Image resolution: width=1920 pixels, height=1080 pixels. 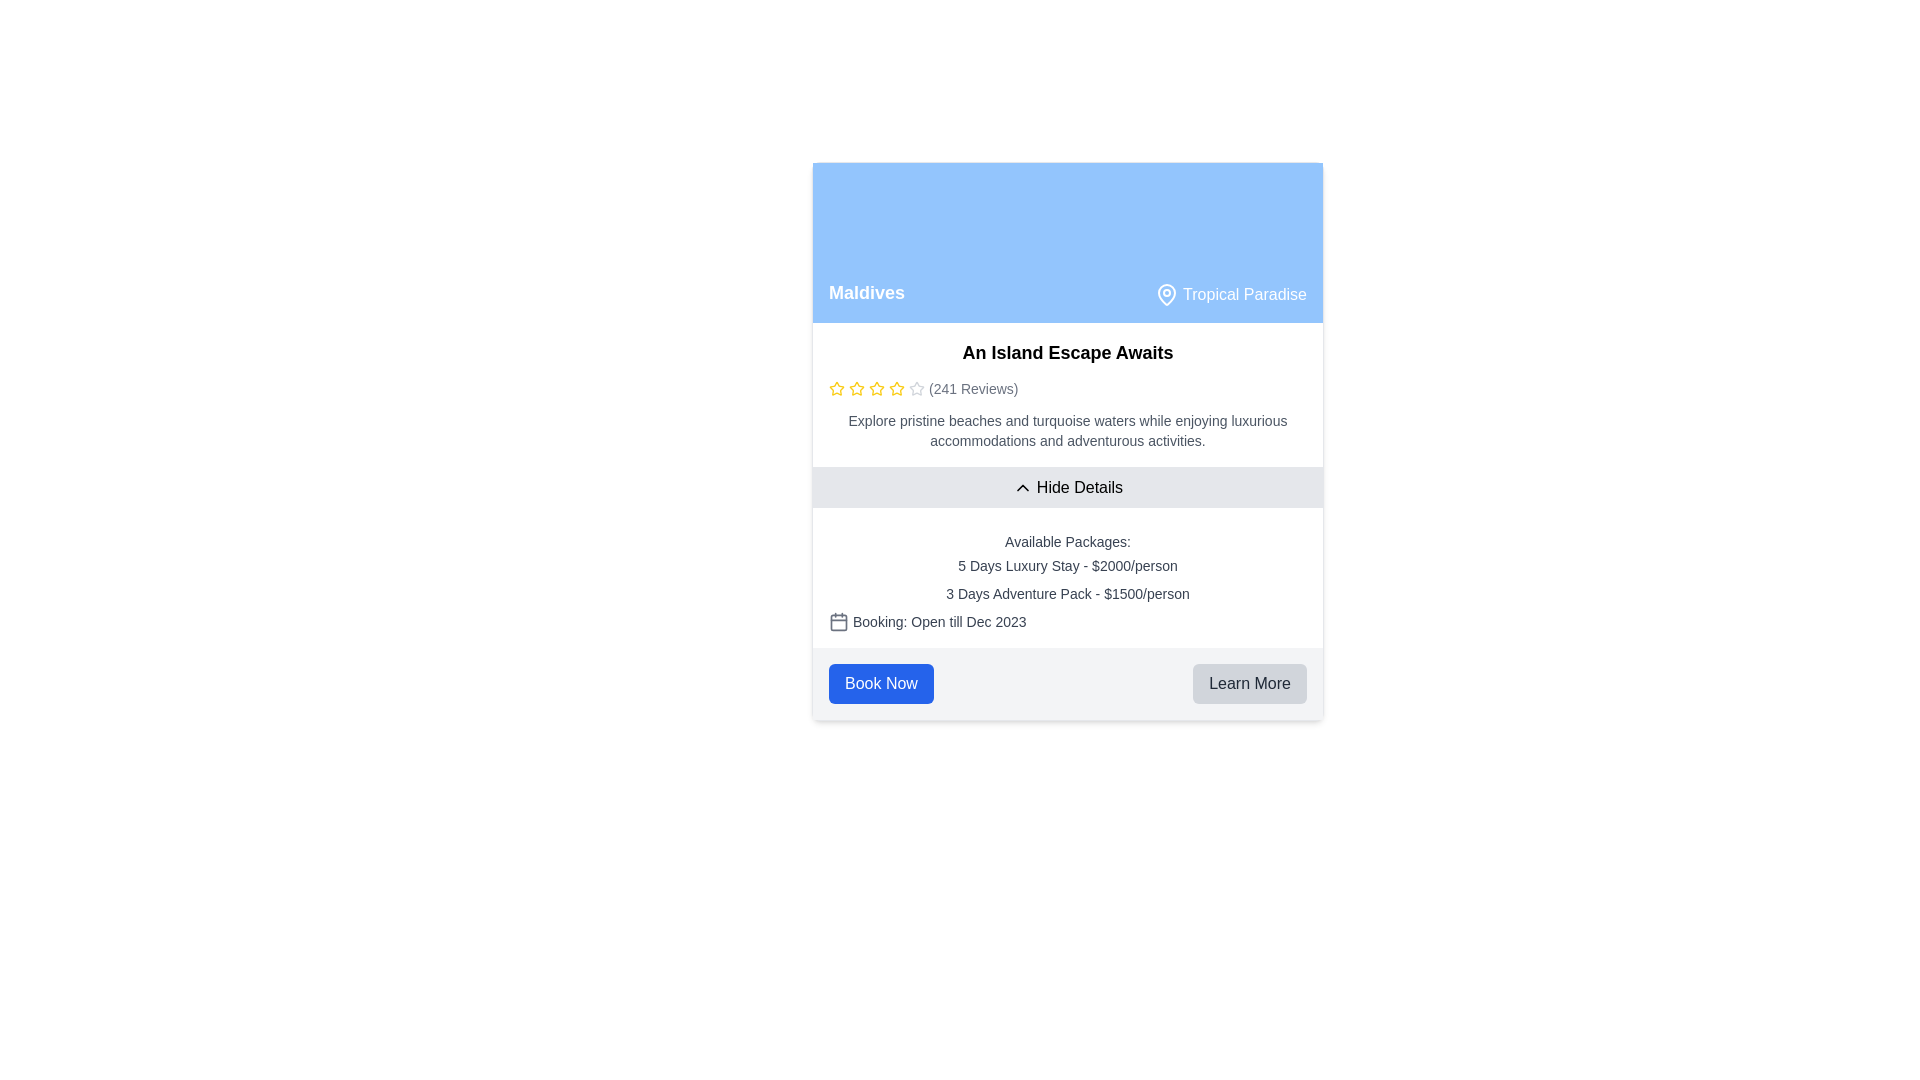 I want to click on the first star icon, which is a five-pointed star with a yellow outline, indicating an active status in the rating system above '(241 Reviews)', so click(x=836, y=389).